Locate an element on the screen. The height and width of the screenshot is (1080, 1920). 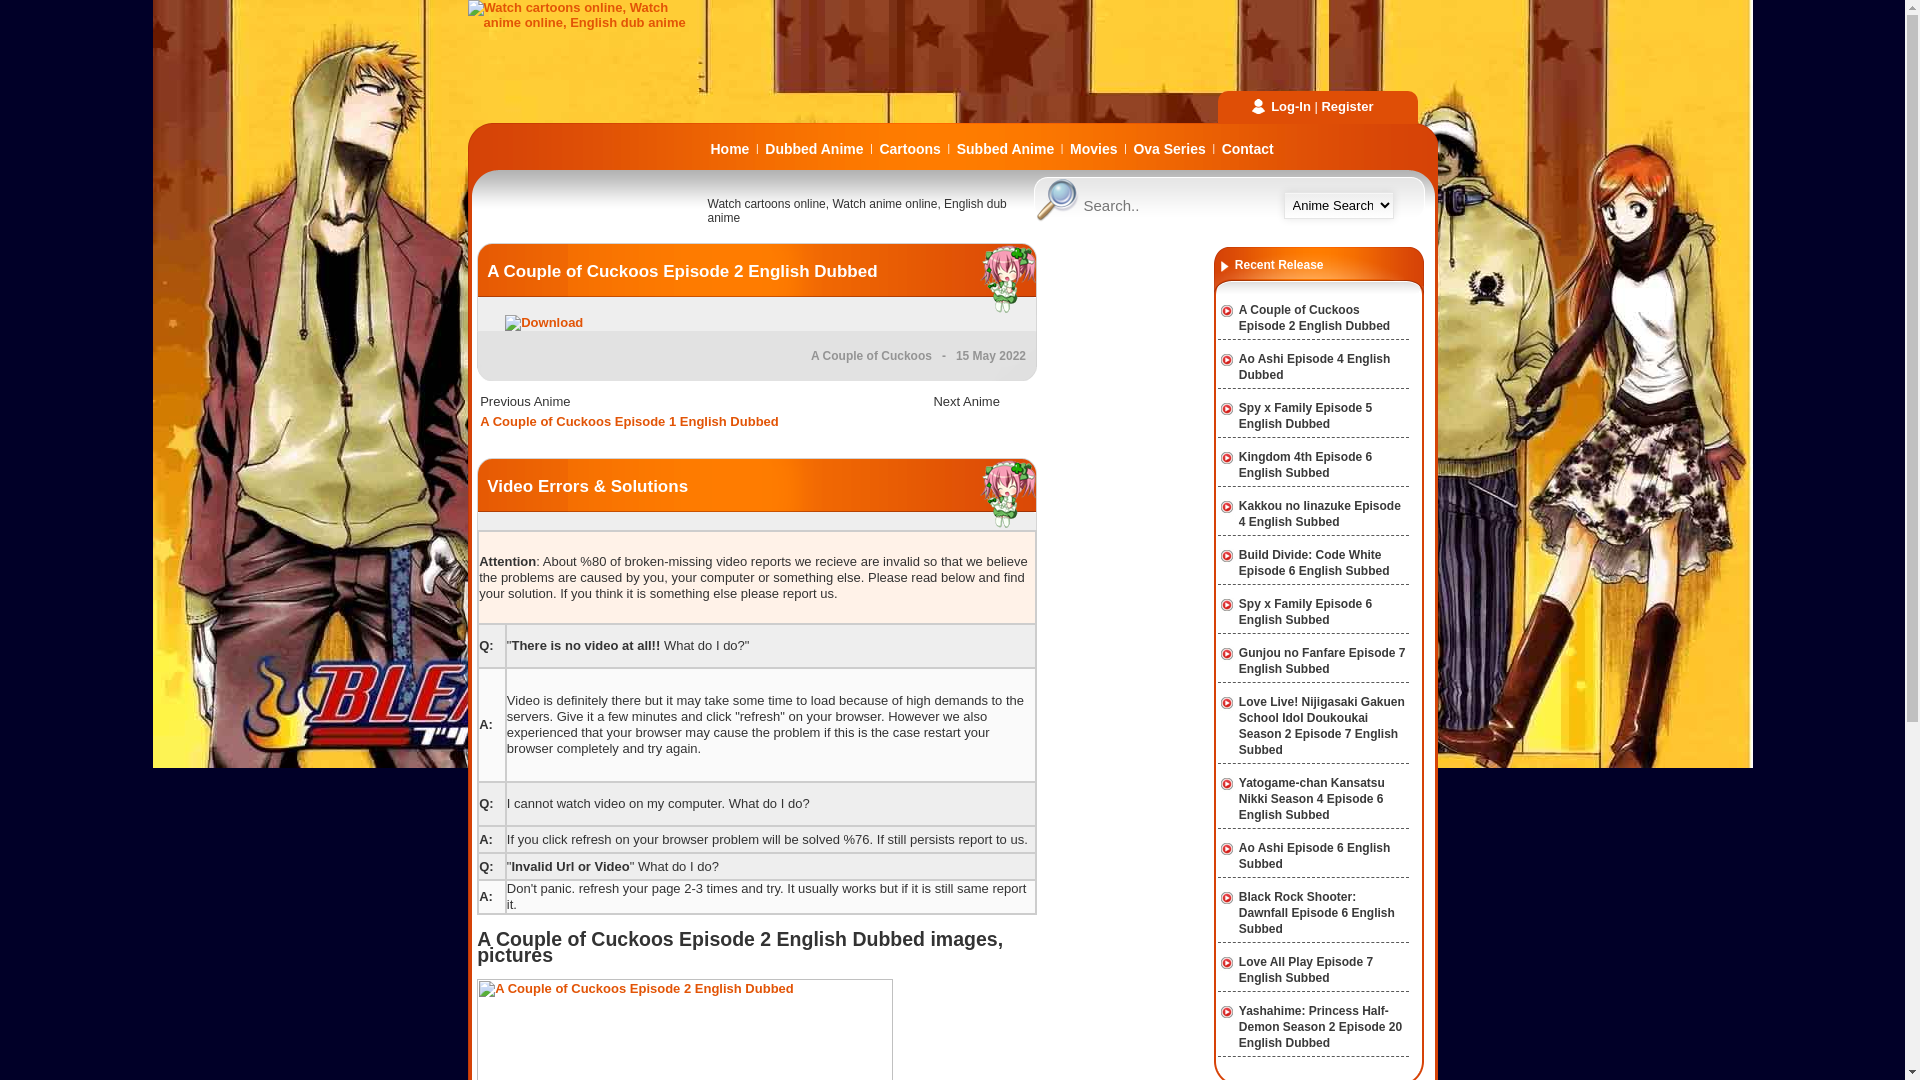
'Love All Play Episode 7 English Subbed' is located at coordinates (1237, 968).